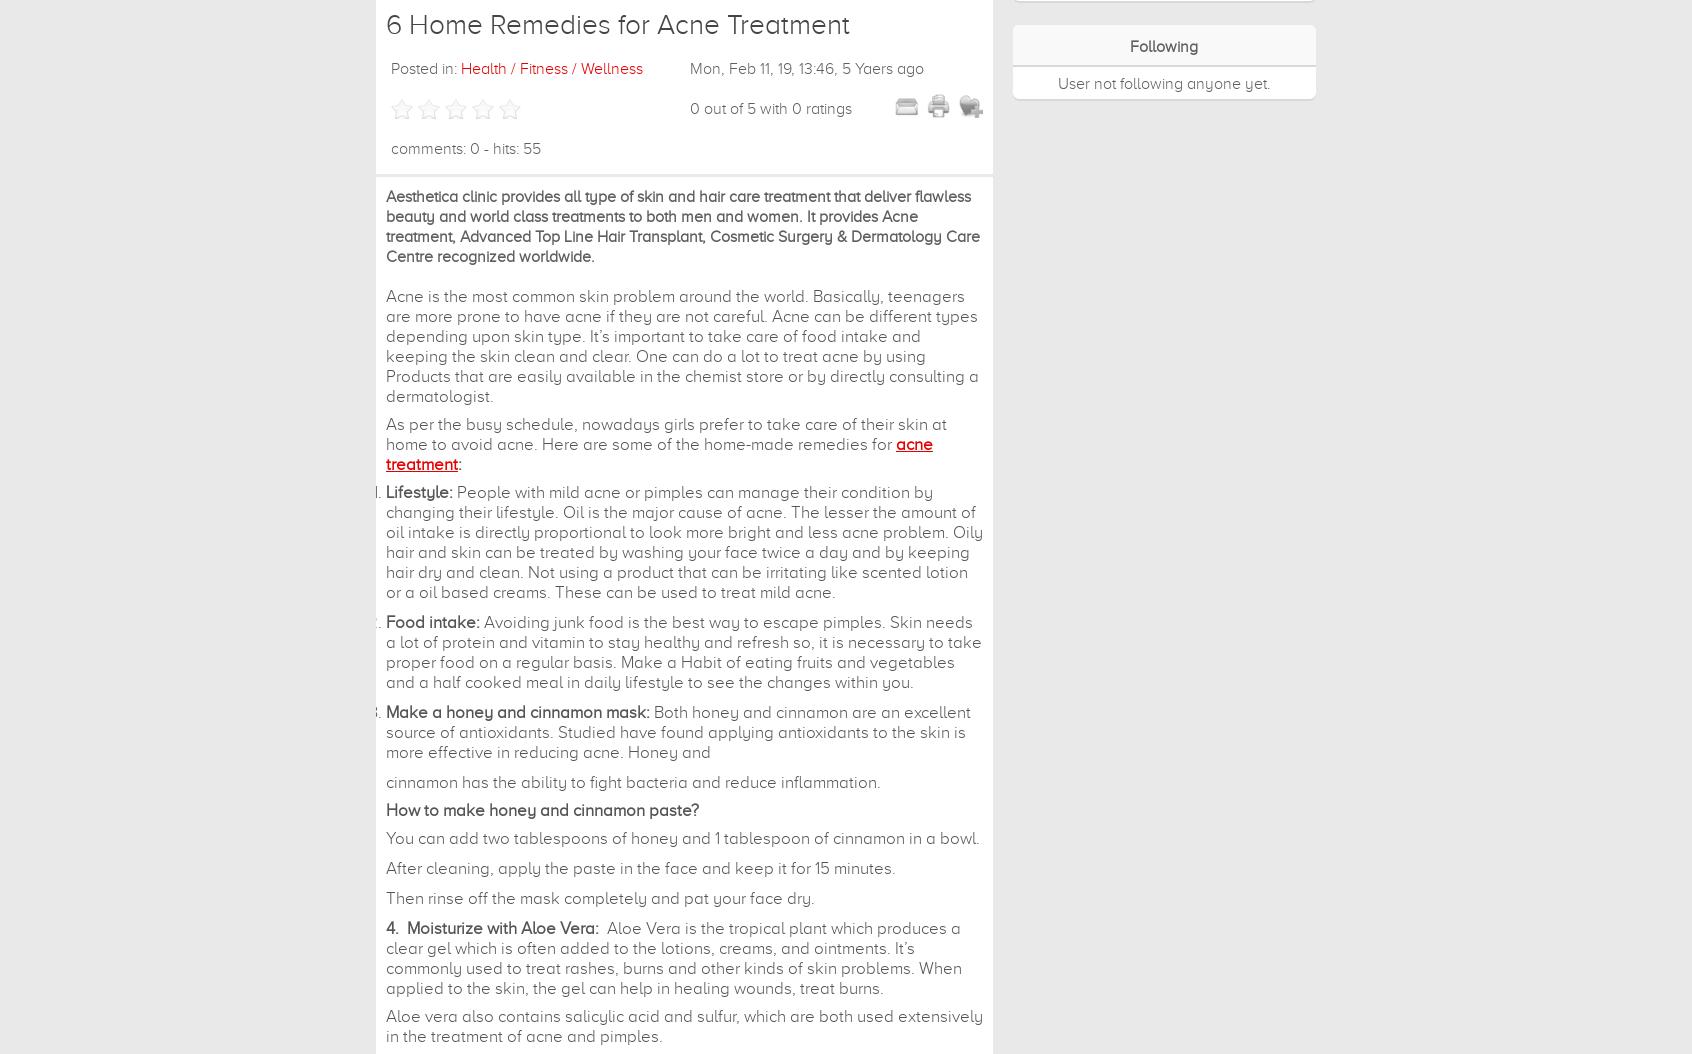 The image size is (1692, 1054). What do you see at coordinates (769, 108) in the screenshot?
I see `'0 out of 5 with 0 ratings'` at bounding box center [769, 108].